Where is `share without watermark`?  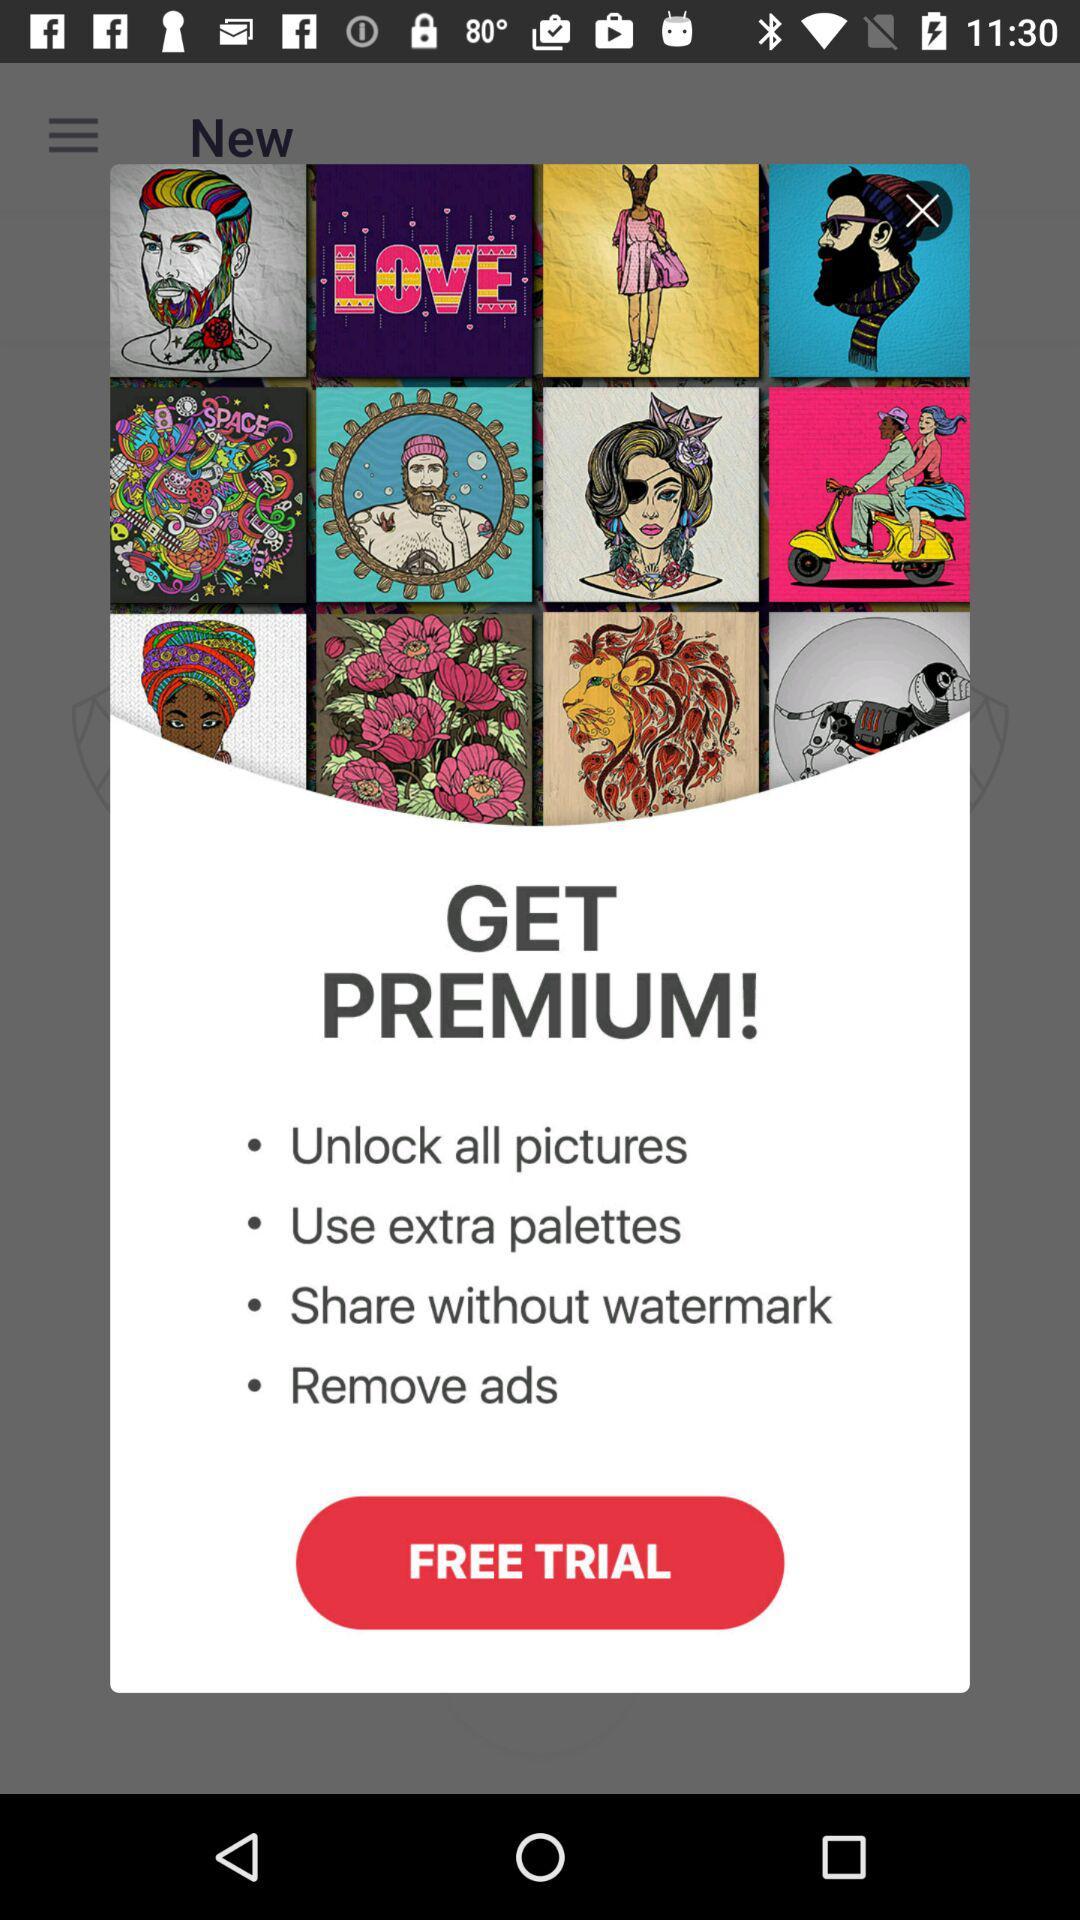
share without watermark is located at coordinates (540, 927).